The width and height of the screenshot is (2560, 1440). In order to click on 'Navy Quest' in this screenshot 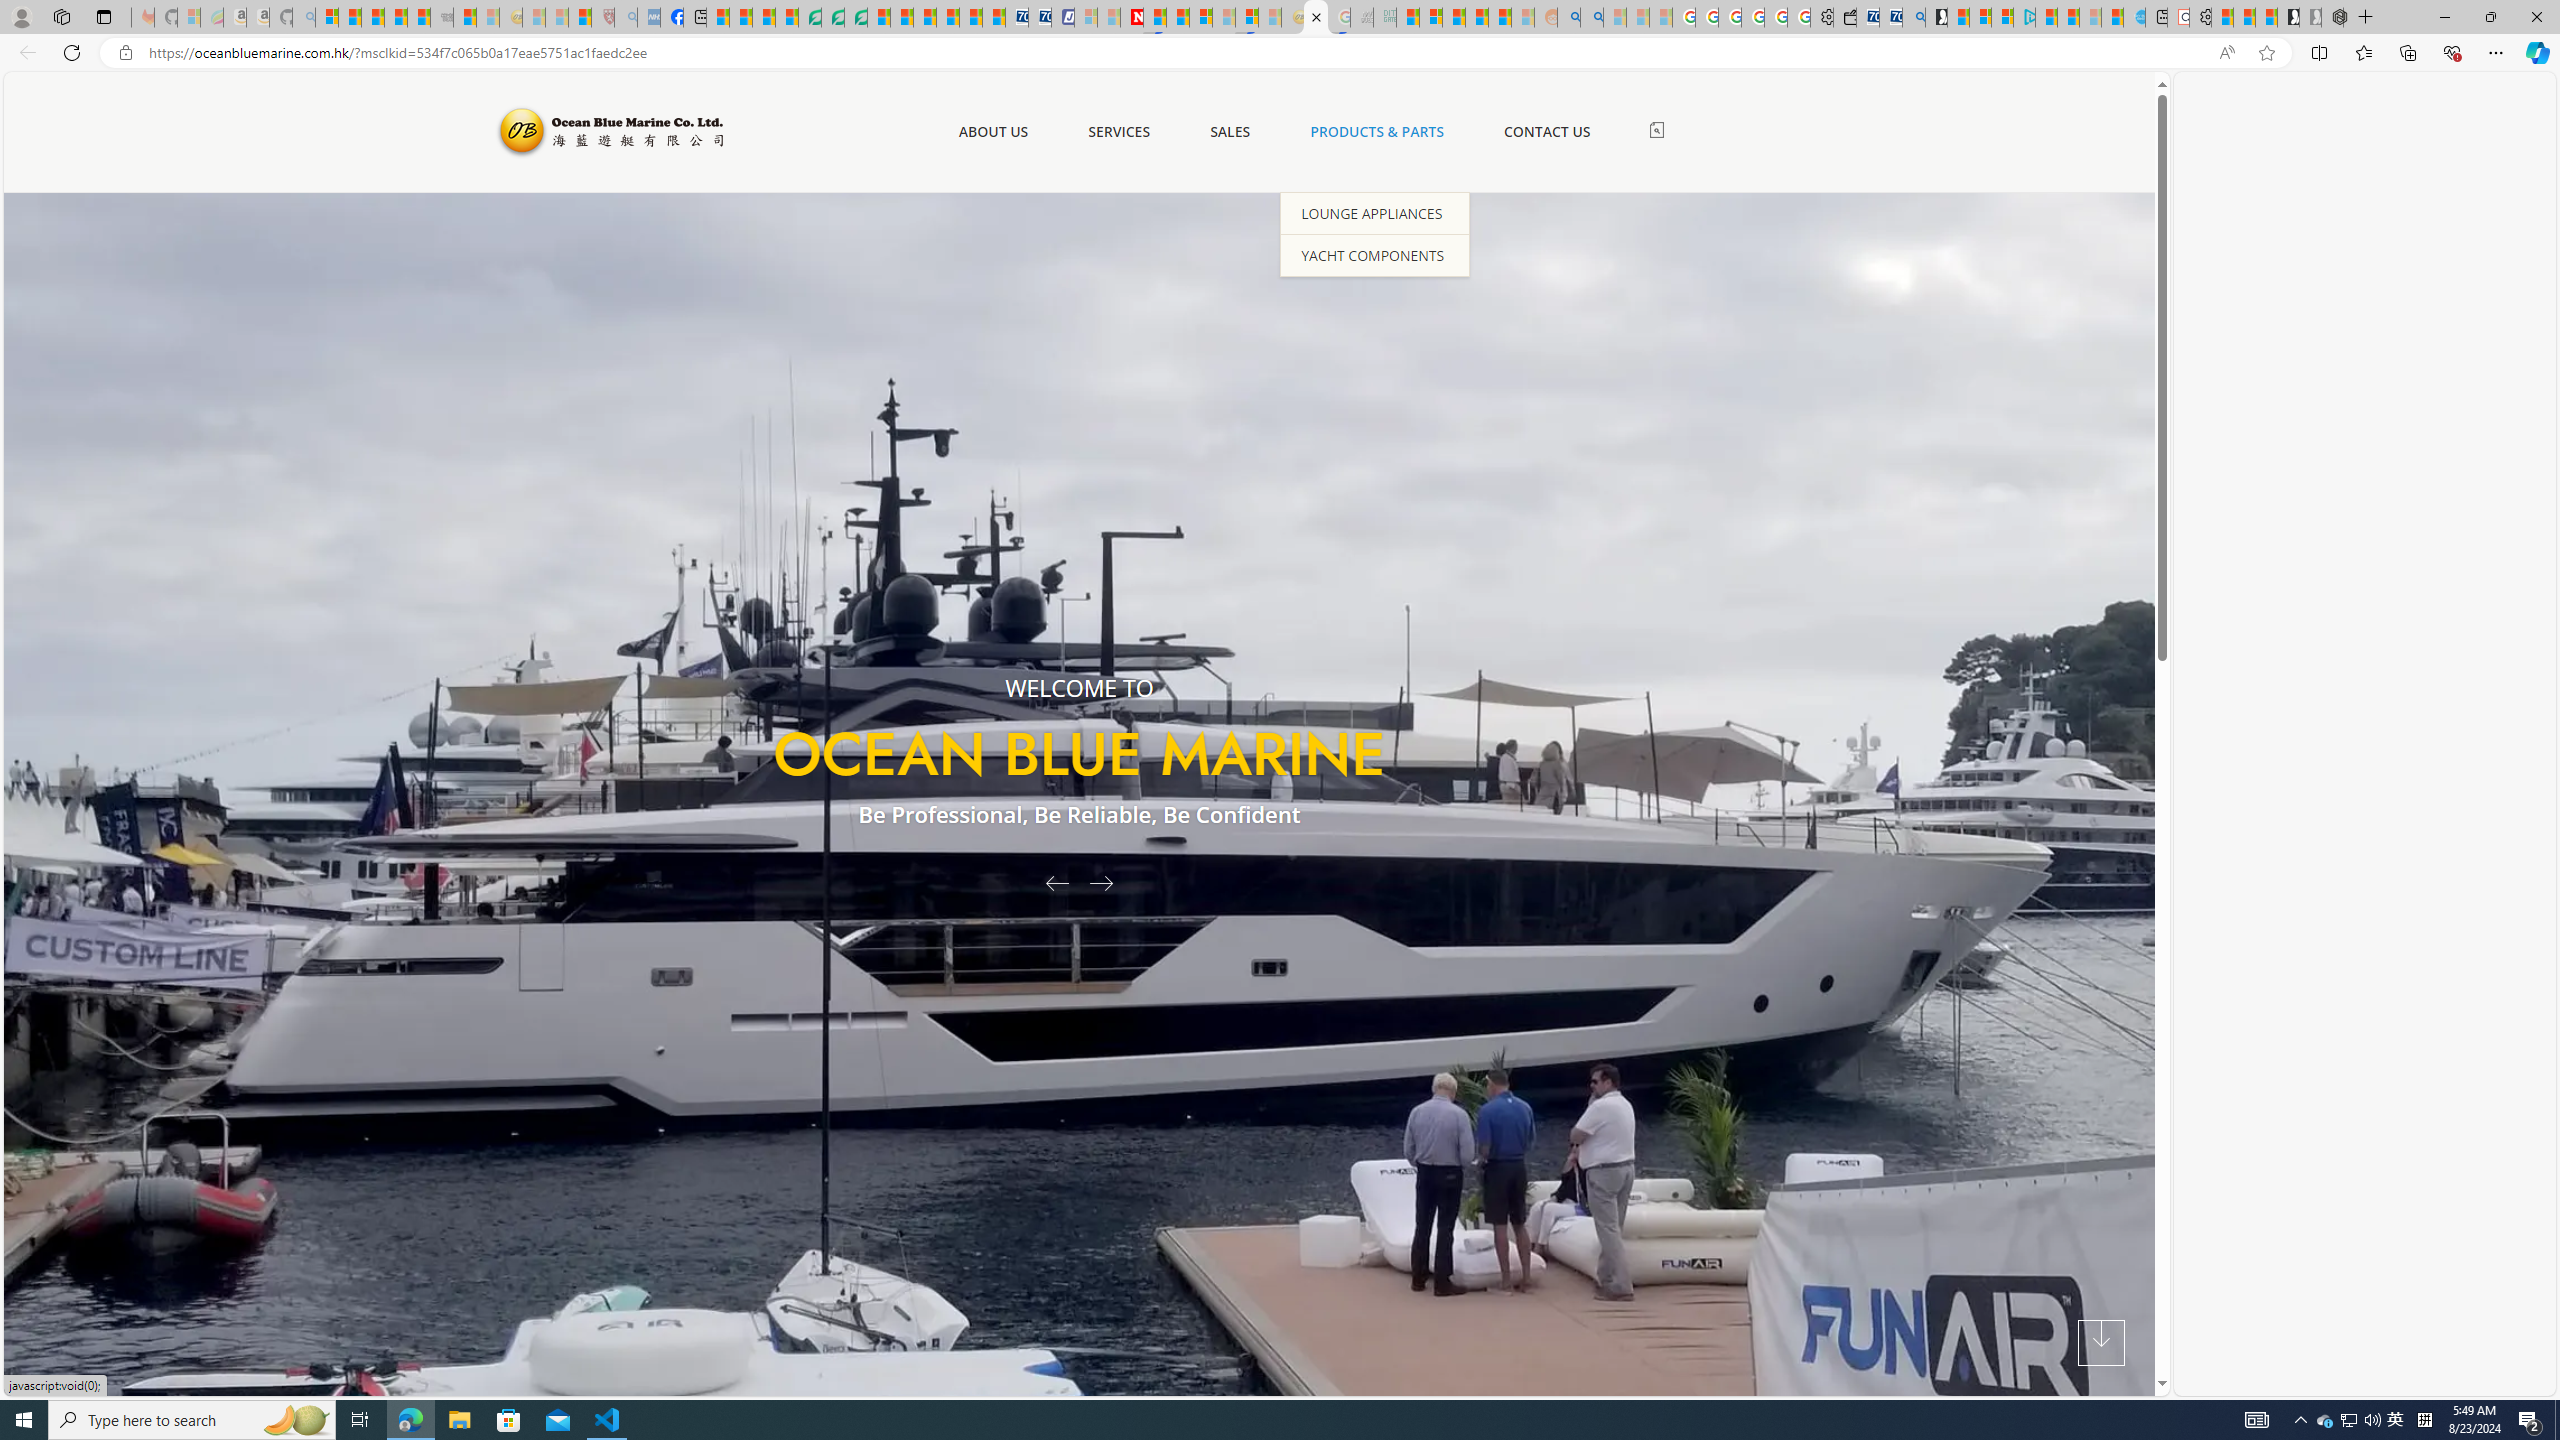, I will do `click(1361, 16)`.